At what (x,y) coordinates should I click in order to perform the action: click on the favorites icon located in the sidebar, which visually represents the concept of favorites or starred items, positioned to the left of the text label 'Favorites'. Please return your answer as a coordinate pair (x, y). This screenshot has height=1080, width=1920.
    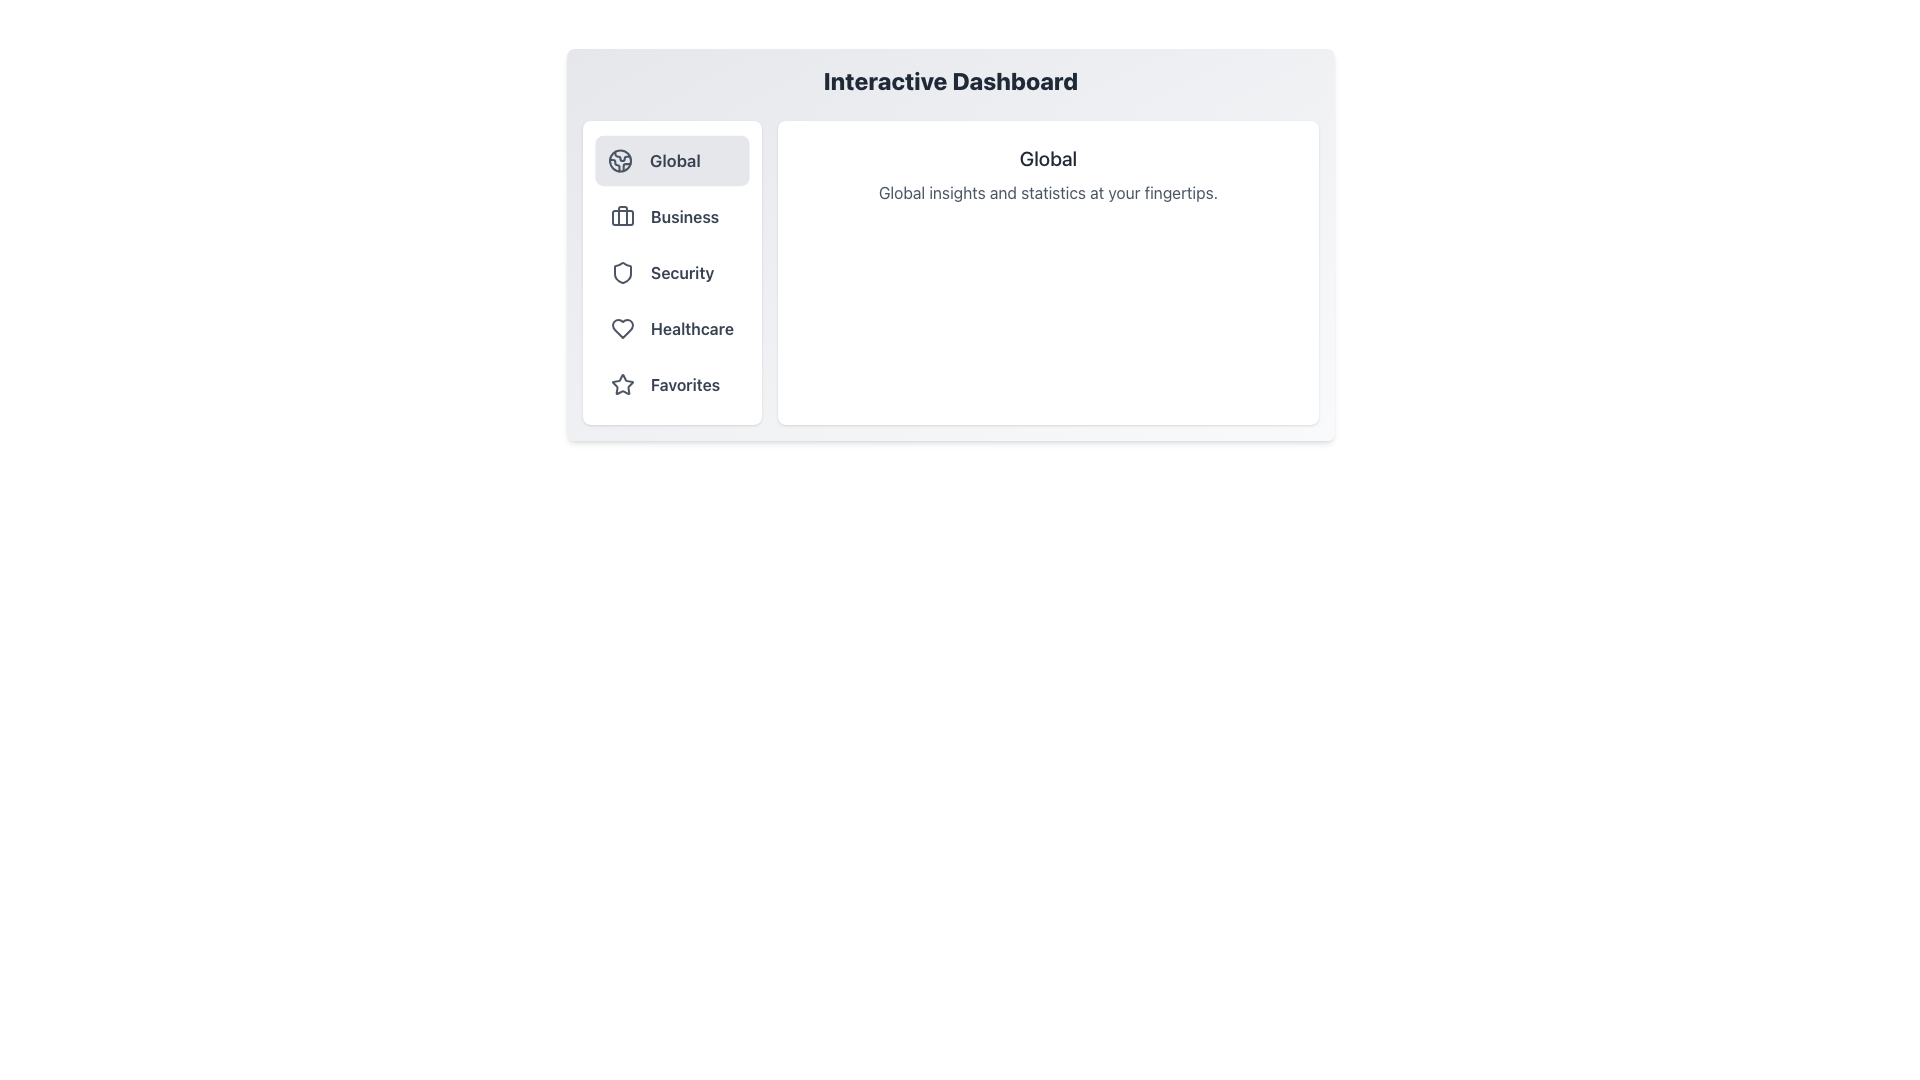
    Looking at the image, I should click on (622, 385).